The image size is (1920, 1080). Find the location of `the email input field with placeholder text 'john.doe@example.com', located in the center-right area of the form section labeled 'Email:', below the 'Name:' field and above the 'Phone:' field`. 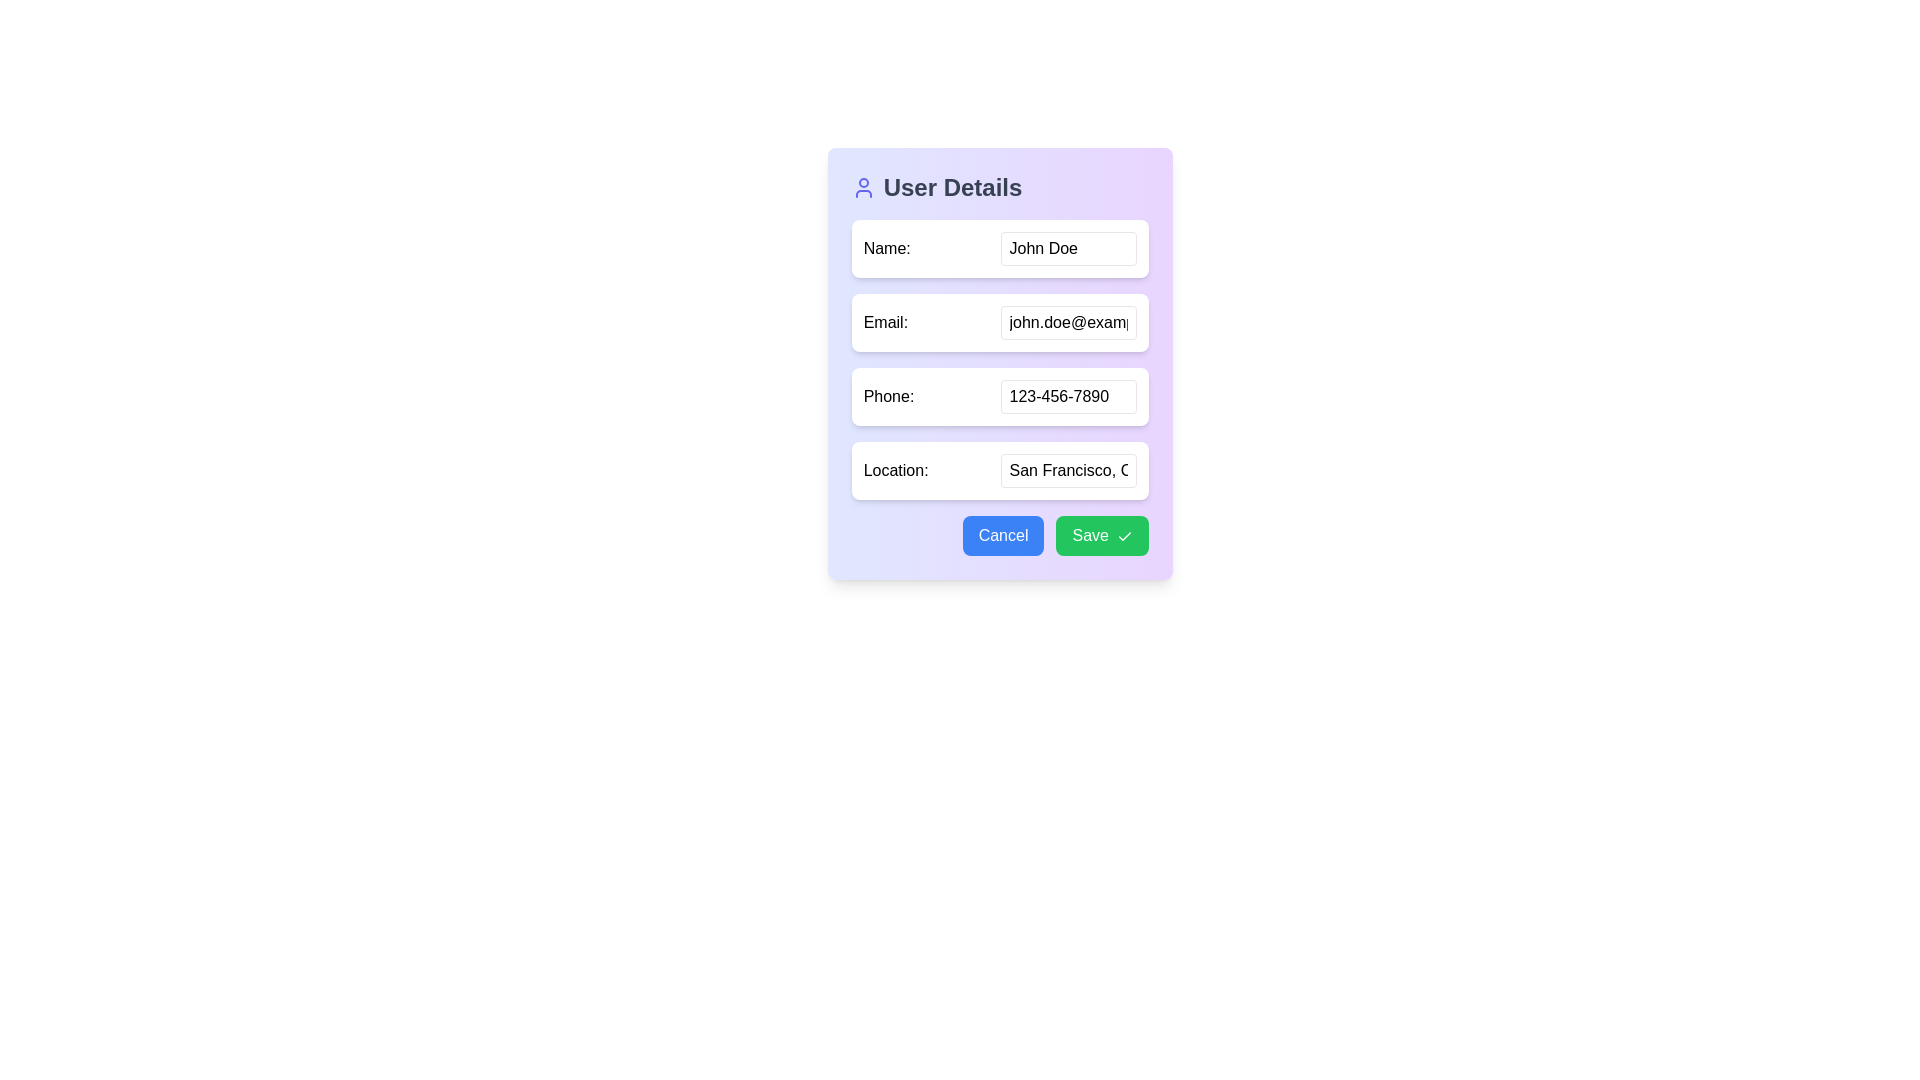

the email input field with placeholder text 'john.doe@example.com', located in the center-right area of the form section labeled 'Email:', below the 'Name:' field and above the 'Phone:' field is located at coordinates (1067, 322).